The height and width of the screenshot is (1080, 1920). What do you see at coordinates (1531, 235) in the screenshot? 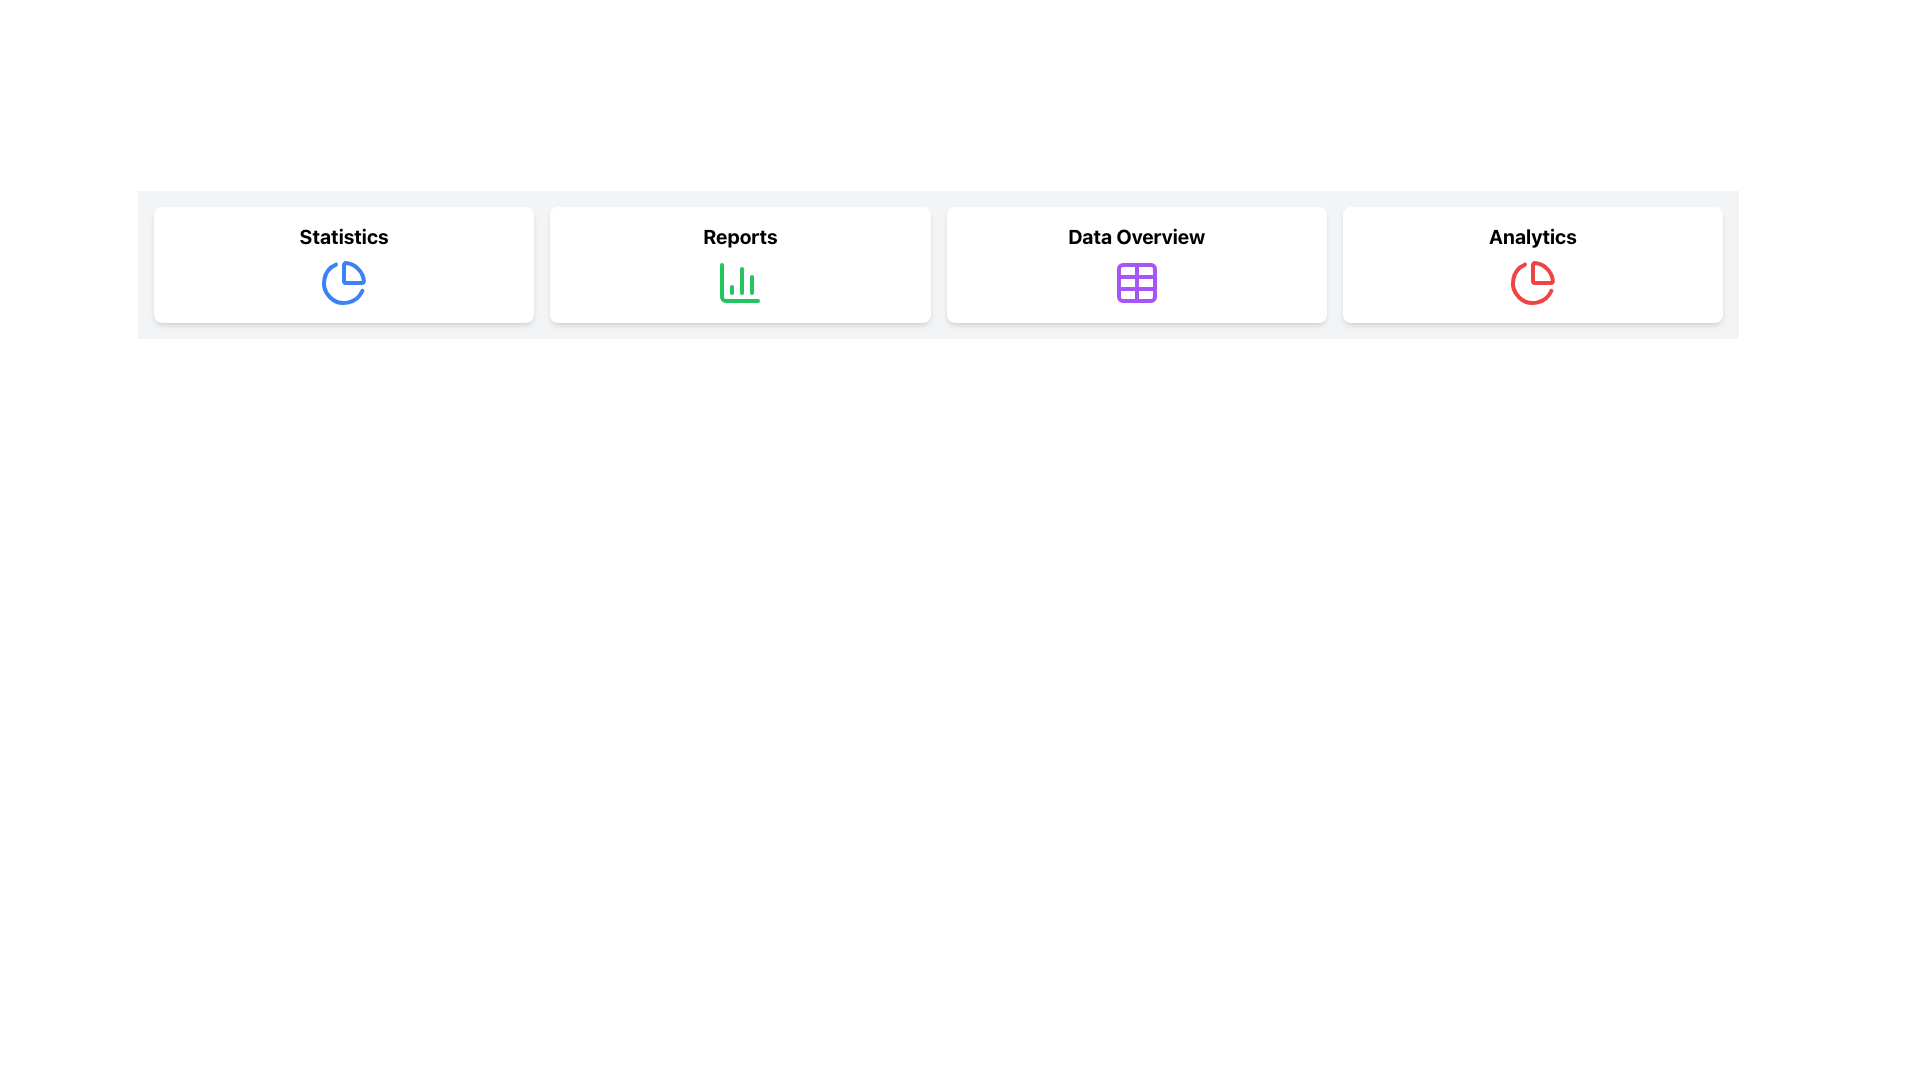
I see `the static text label indicating 'Analytics', which is positioned at the top of the card on the far right, above a red pie chart icon` at bounding box center [1531, 235].